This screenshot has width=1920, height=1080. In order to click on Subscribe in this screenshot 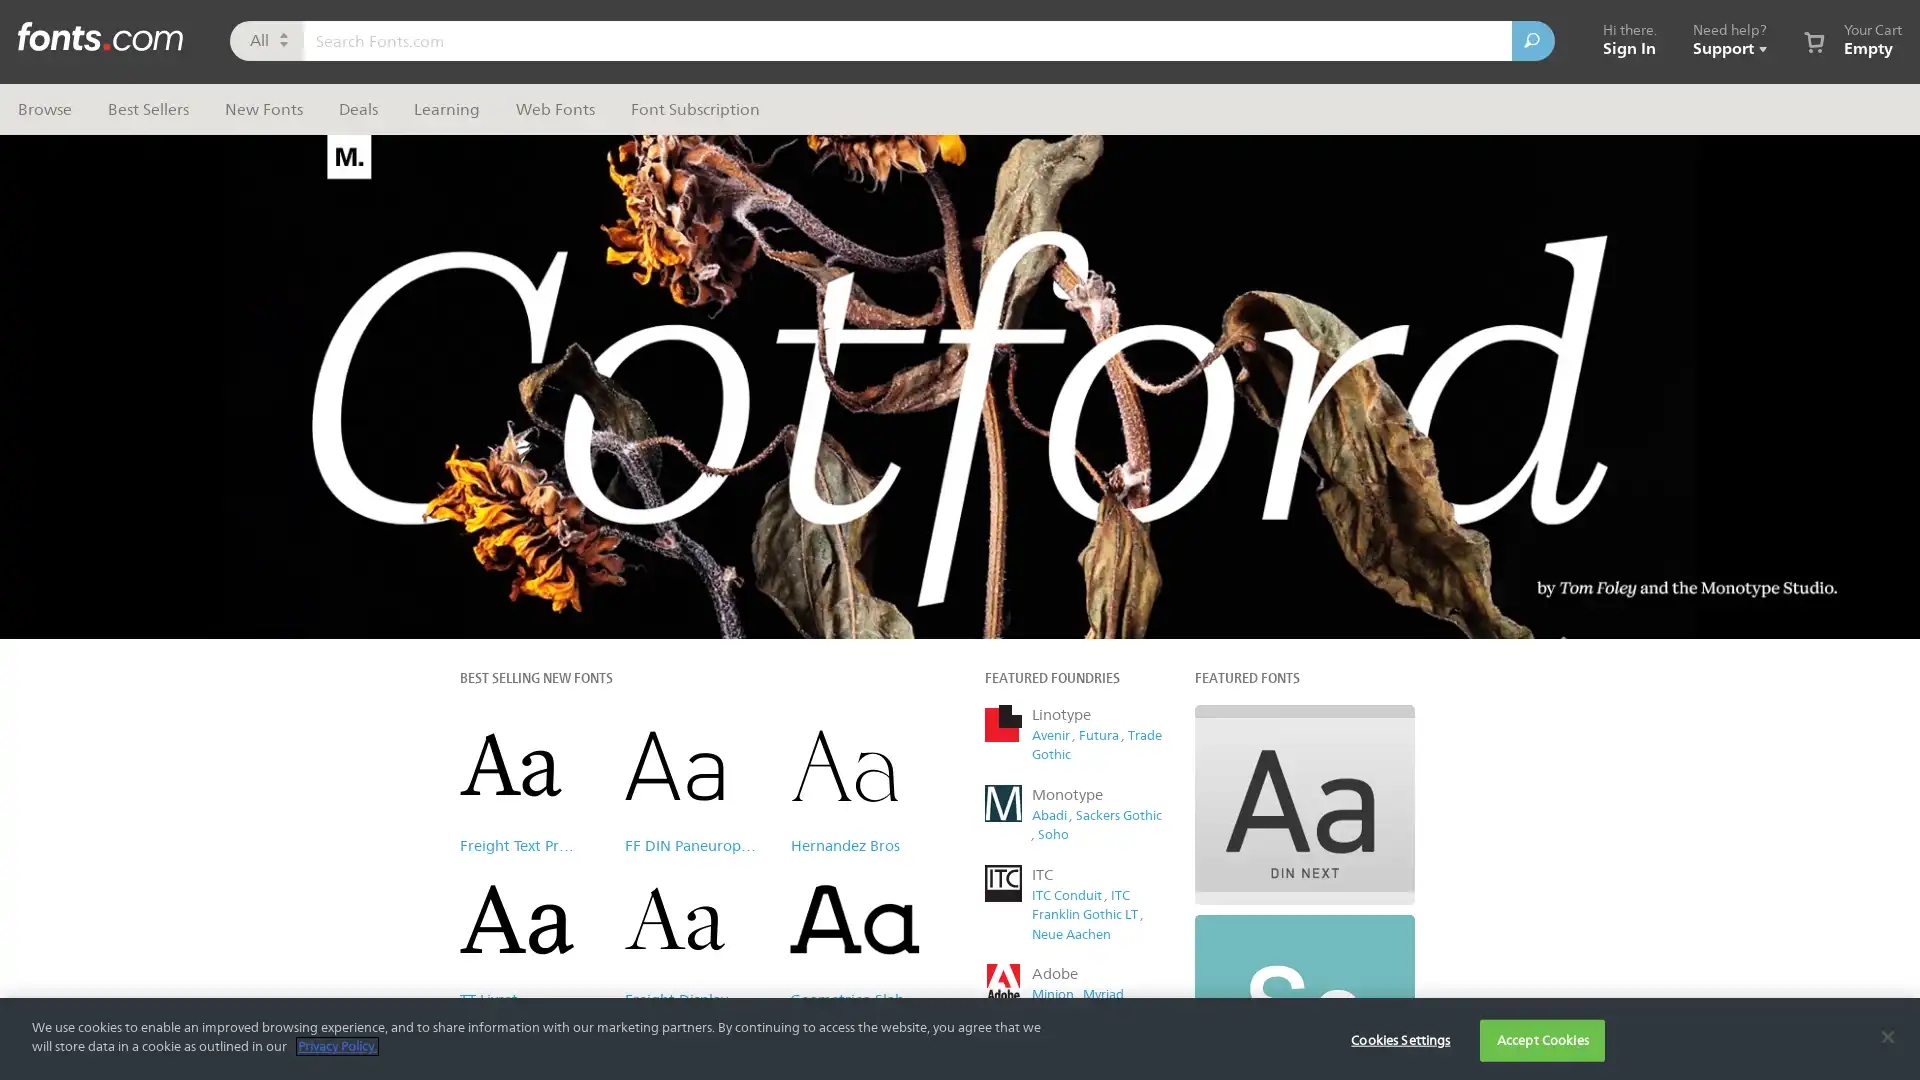, I will do `click(1159, 515)`.